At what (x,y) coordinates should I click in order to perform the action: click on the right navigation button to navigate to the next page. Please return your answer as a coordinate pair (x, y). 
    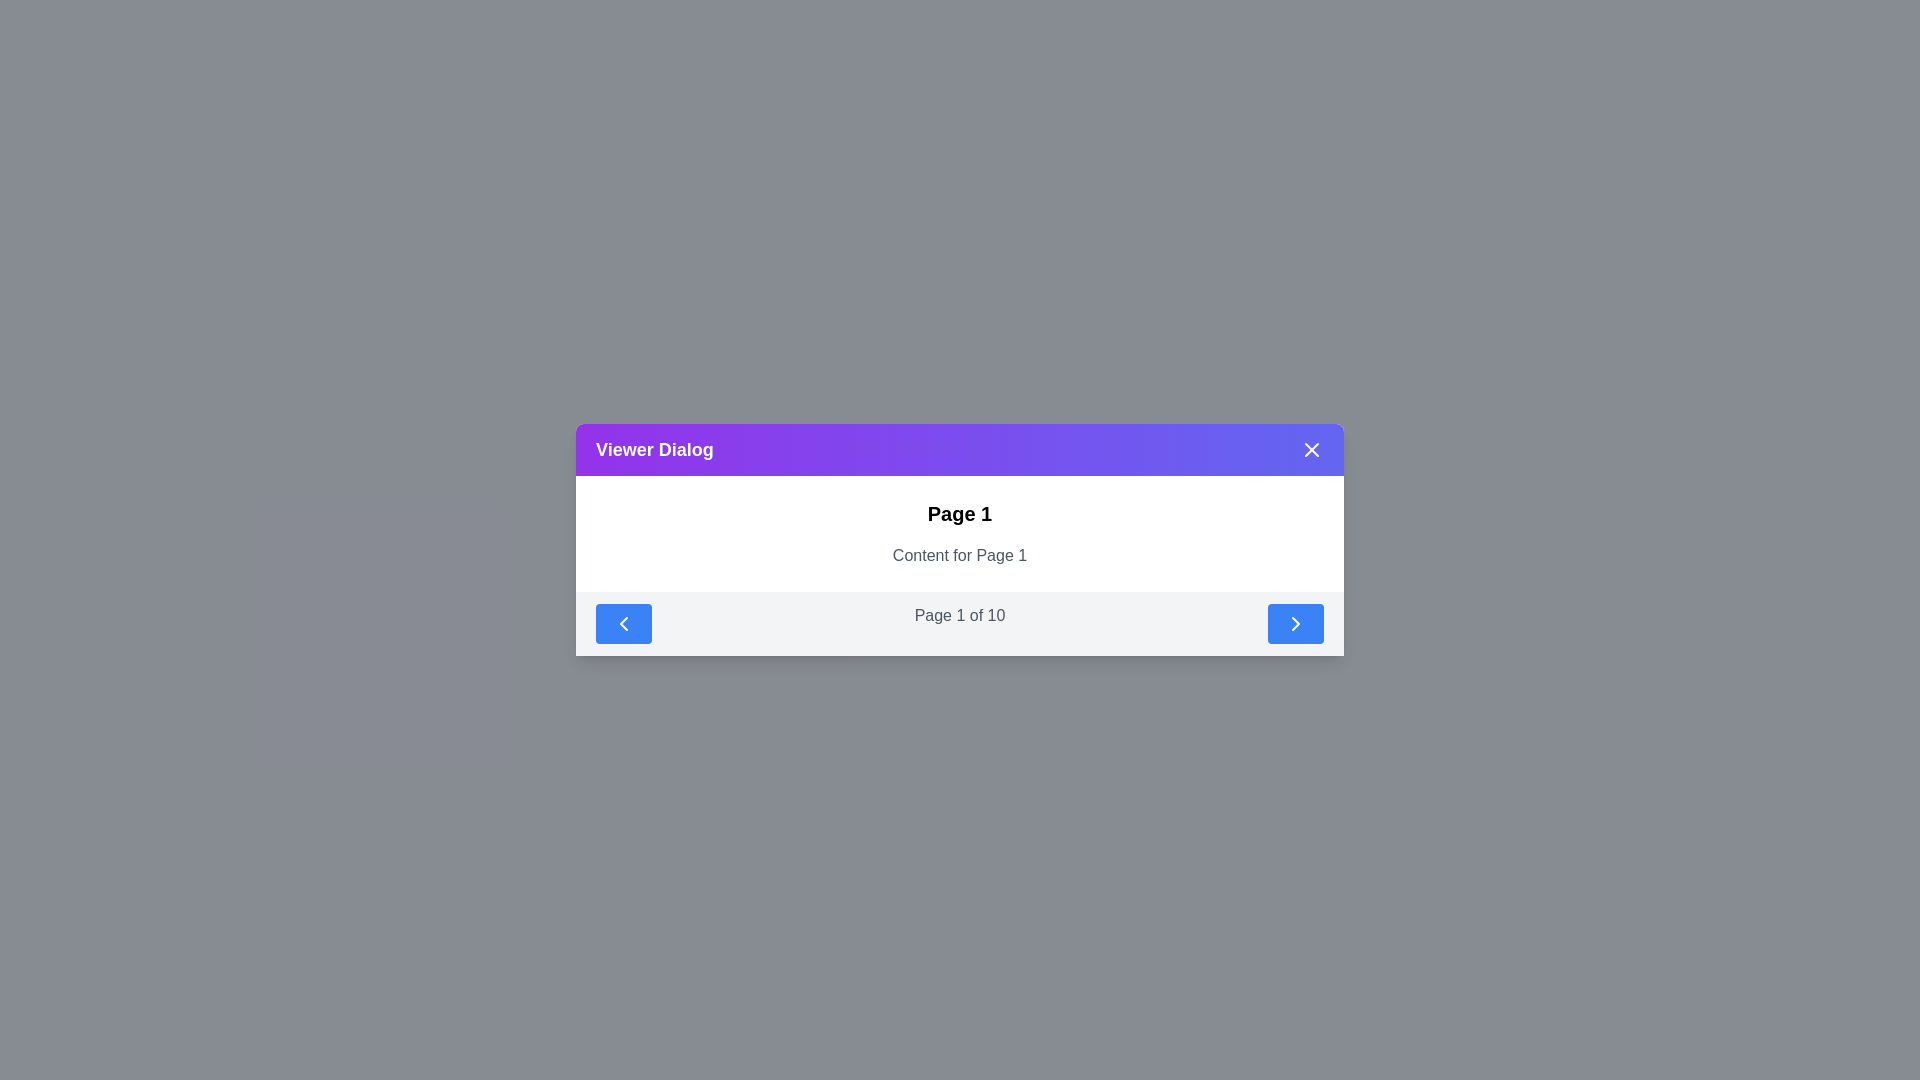
    Looking at the image, I should click on (1296, 623).